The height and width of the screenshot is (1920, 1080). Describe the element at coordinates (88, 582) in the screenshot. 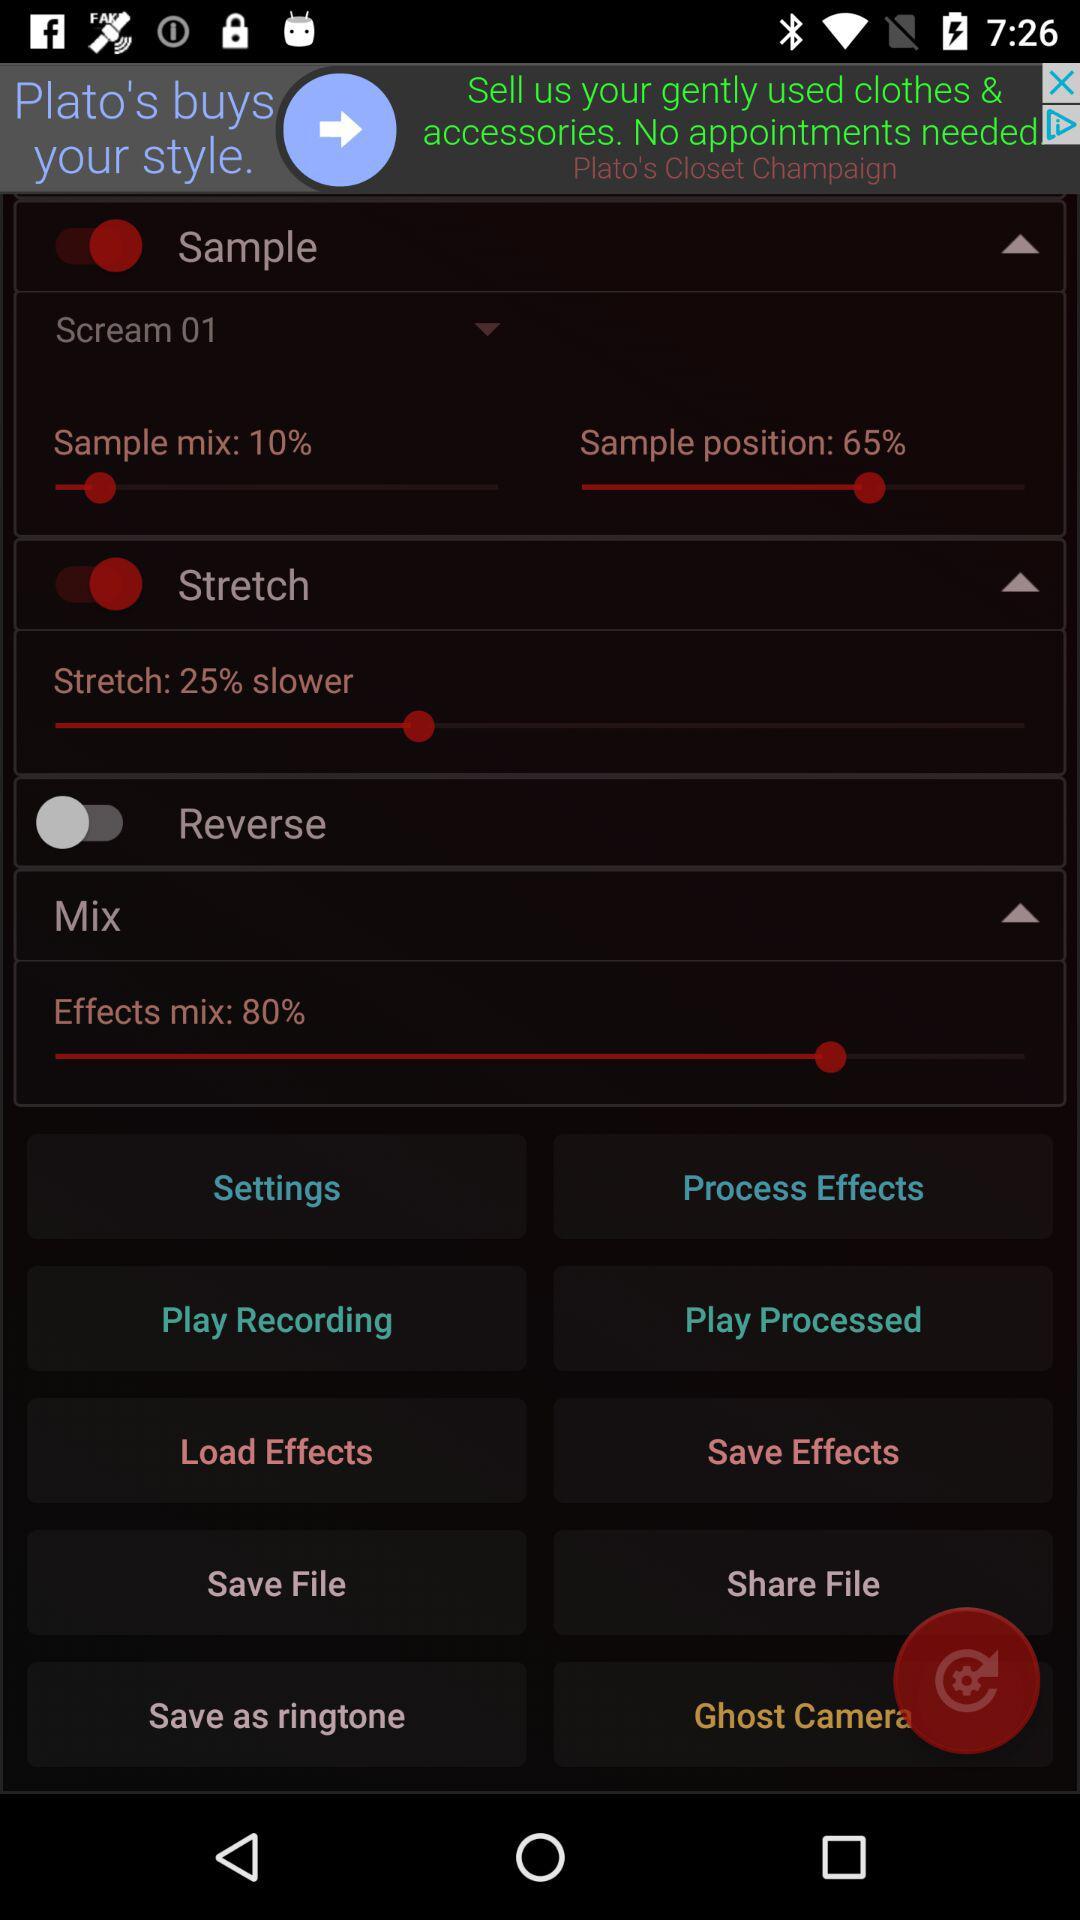

I see `effect` at that location.